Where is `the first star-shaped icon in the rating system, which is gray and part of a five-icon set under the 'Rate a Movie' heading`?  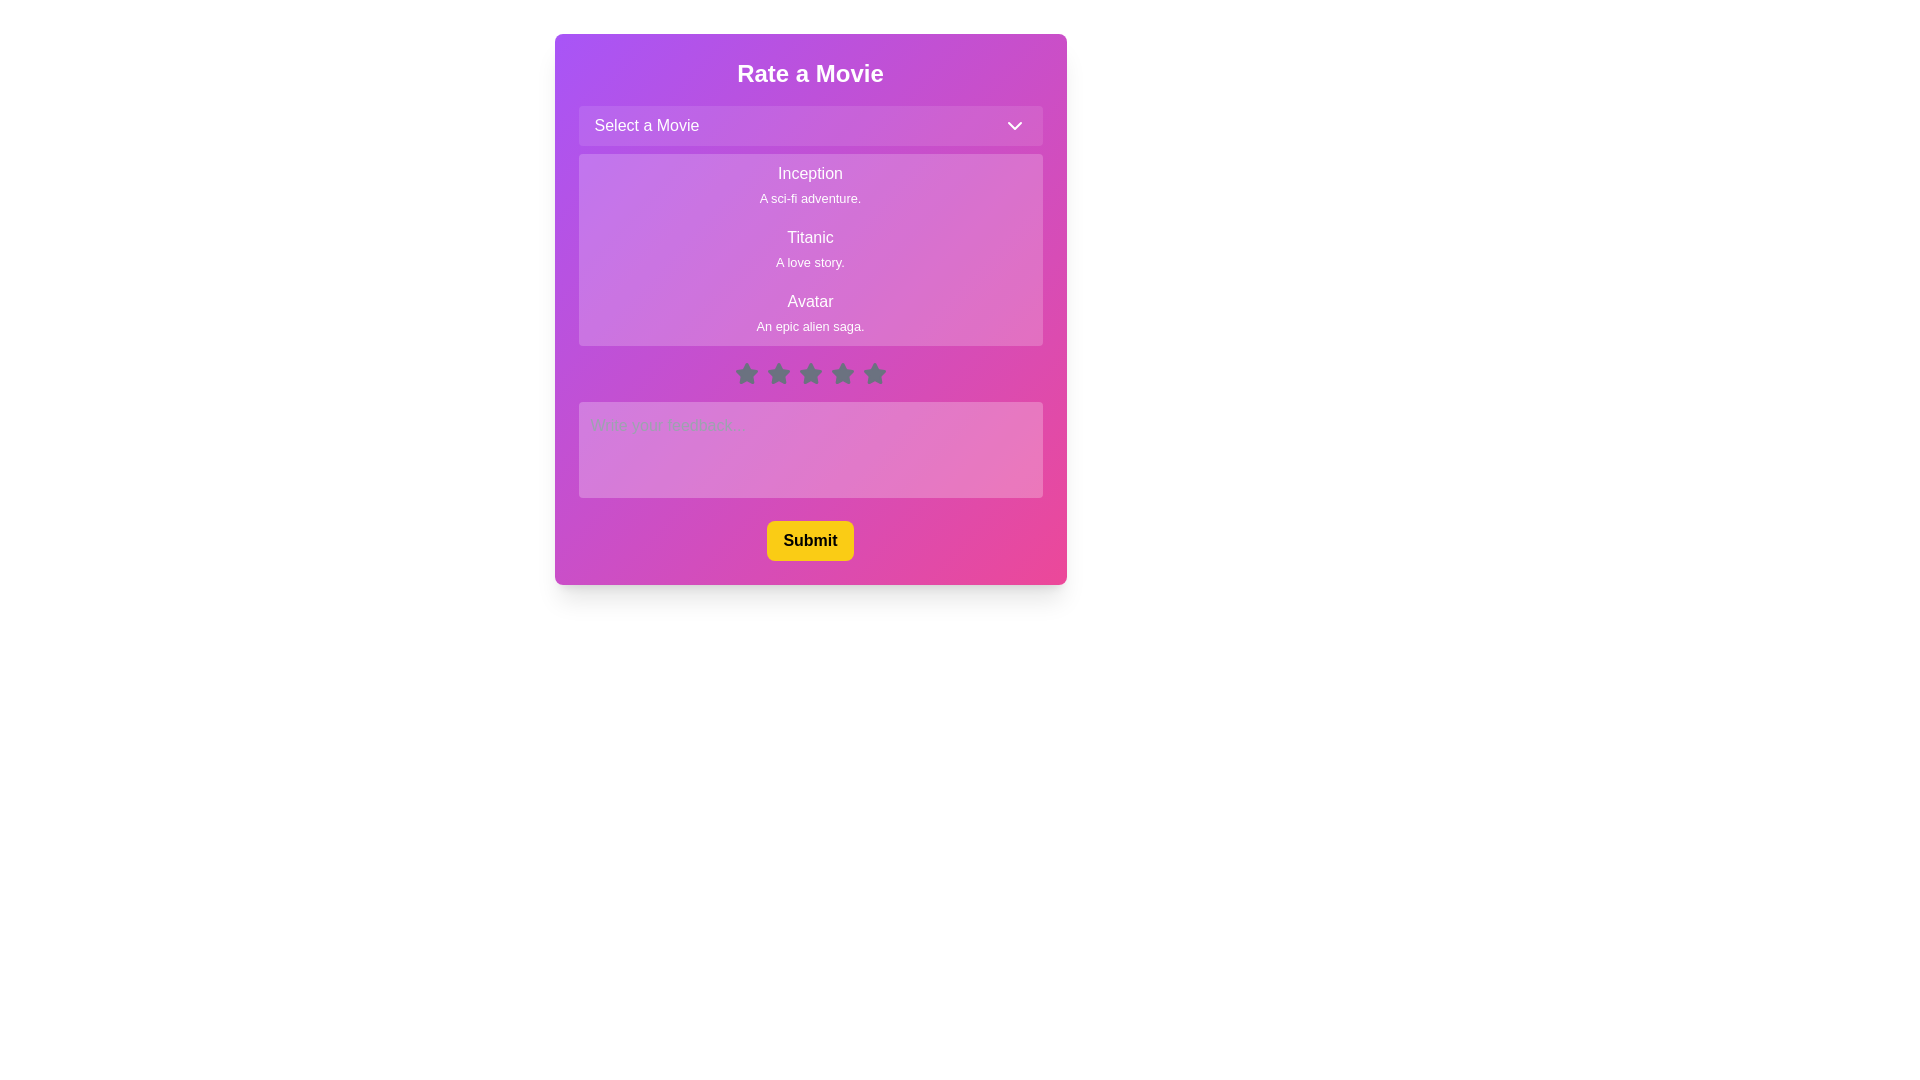 the first star-shaped icon in the rating system, which is gray and part of a five-icon set under the 'Rate a Movie' heading is located at coordinates (745, 374).